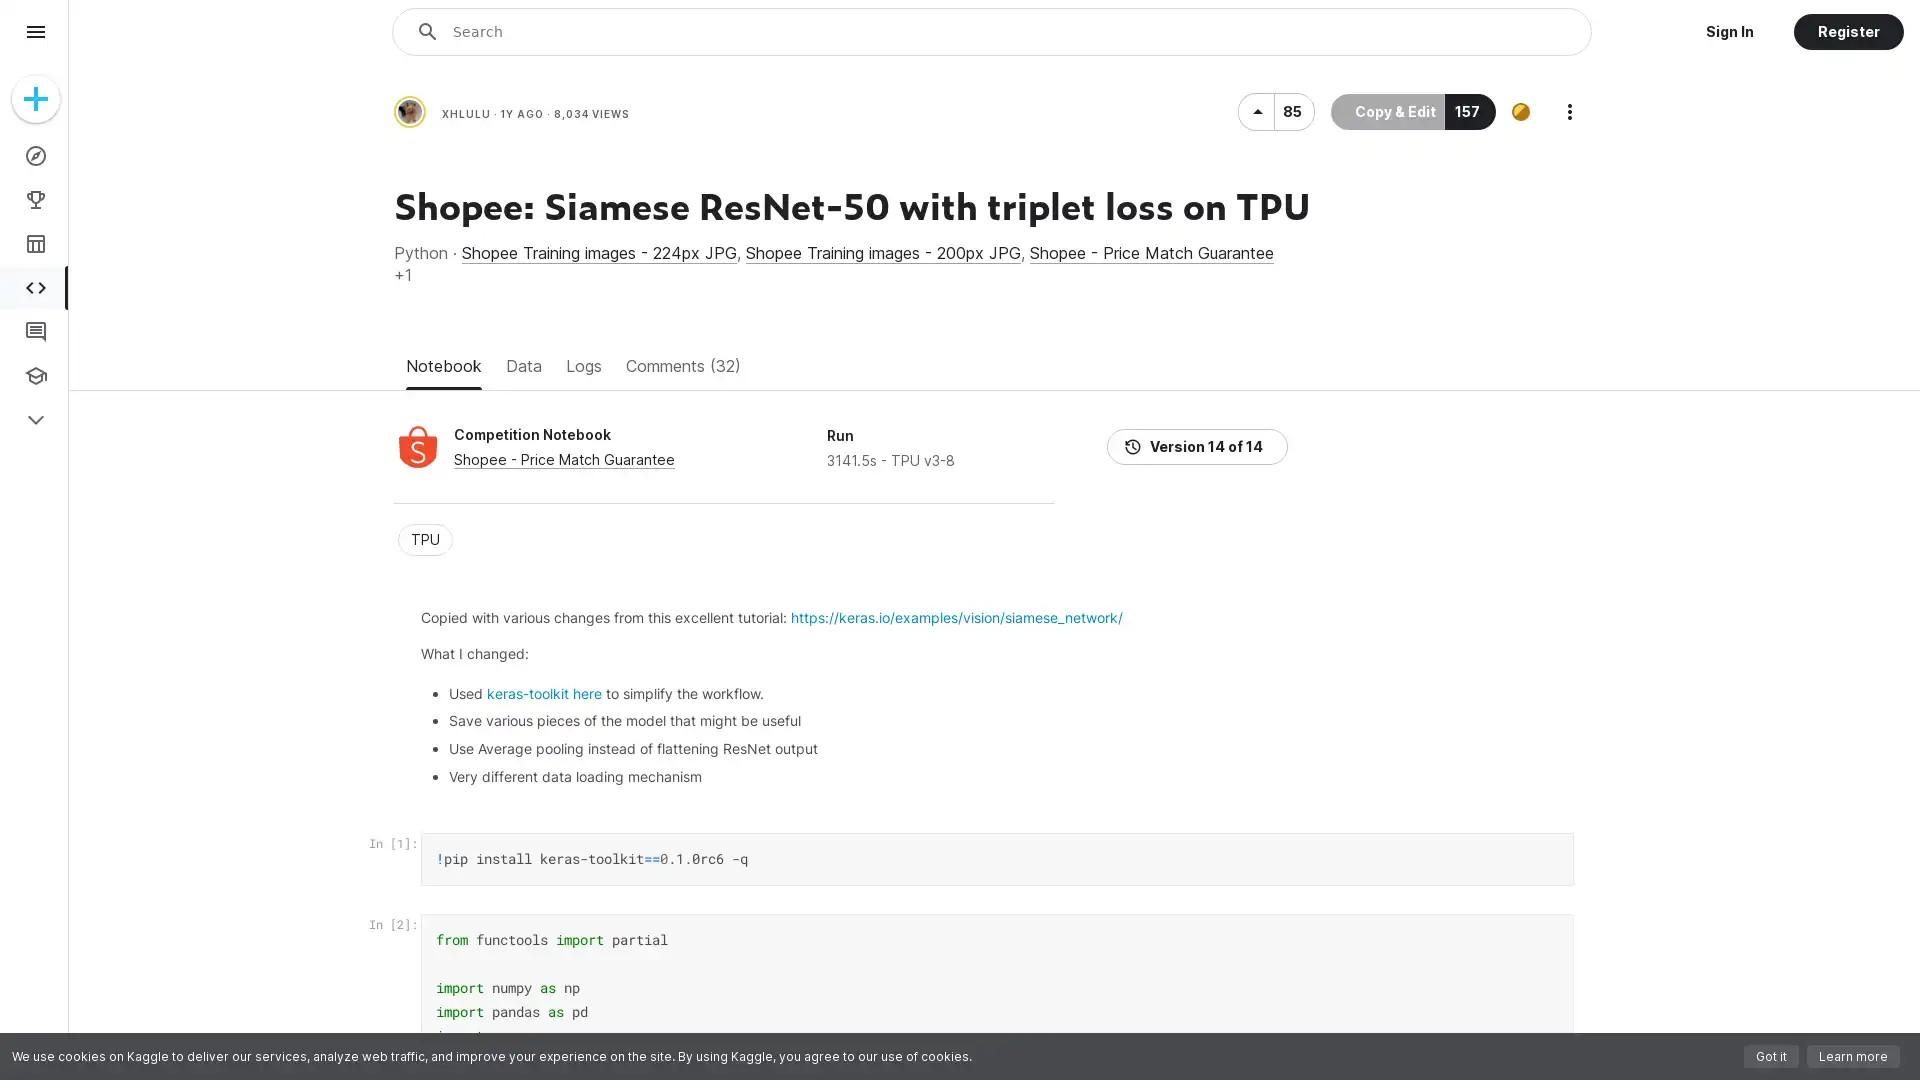 Image resolution: width=1920 pixels, height=1080 pixels. What do you see at coordinates (1503, 430) in the screenshot?
I see `history Version 14 of 14` at bounding box center [1503, 430].